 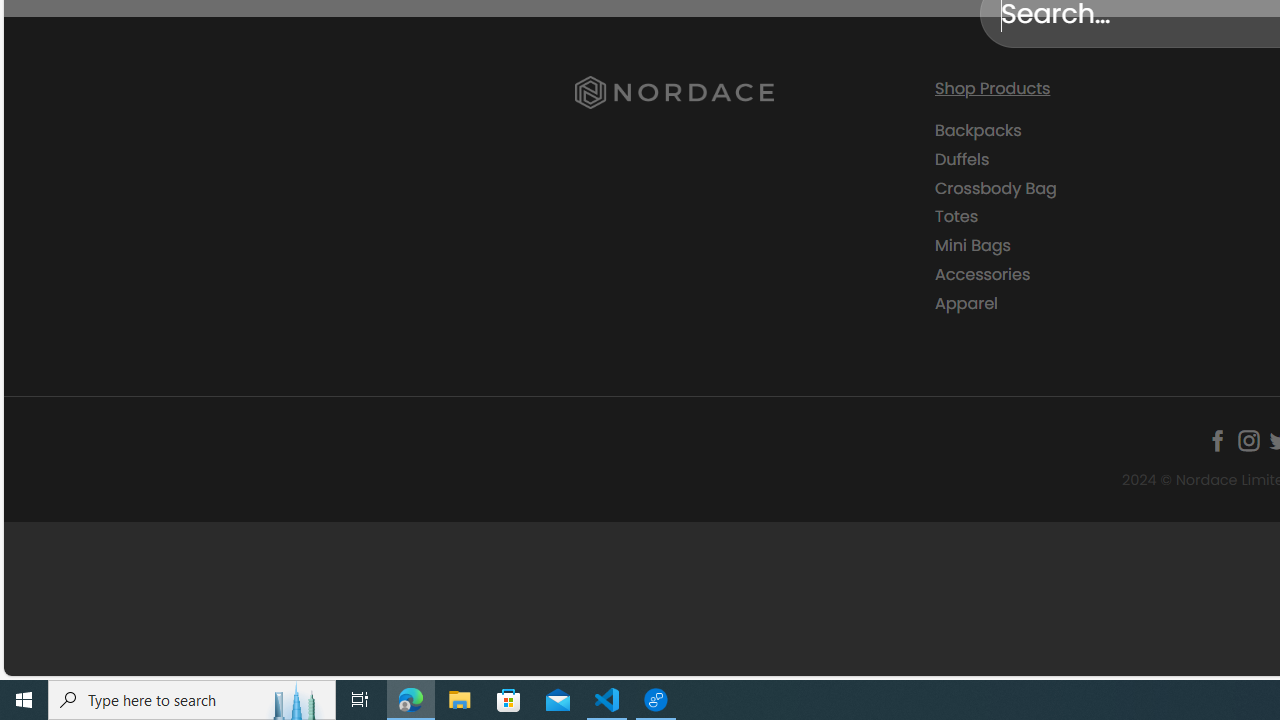 What do you see at coordinates (1098, 188) in the screenshot?
I see `'Crossbody Bag'` at bounding box center [1098, 188].